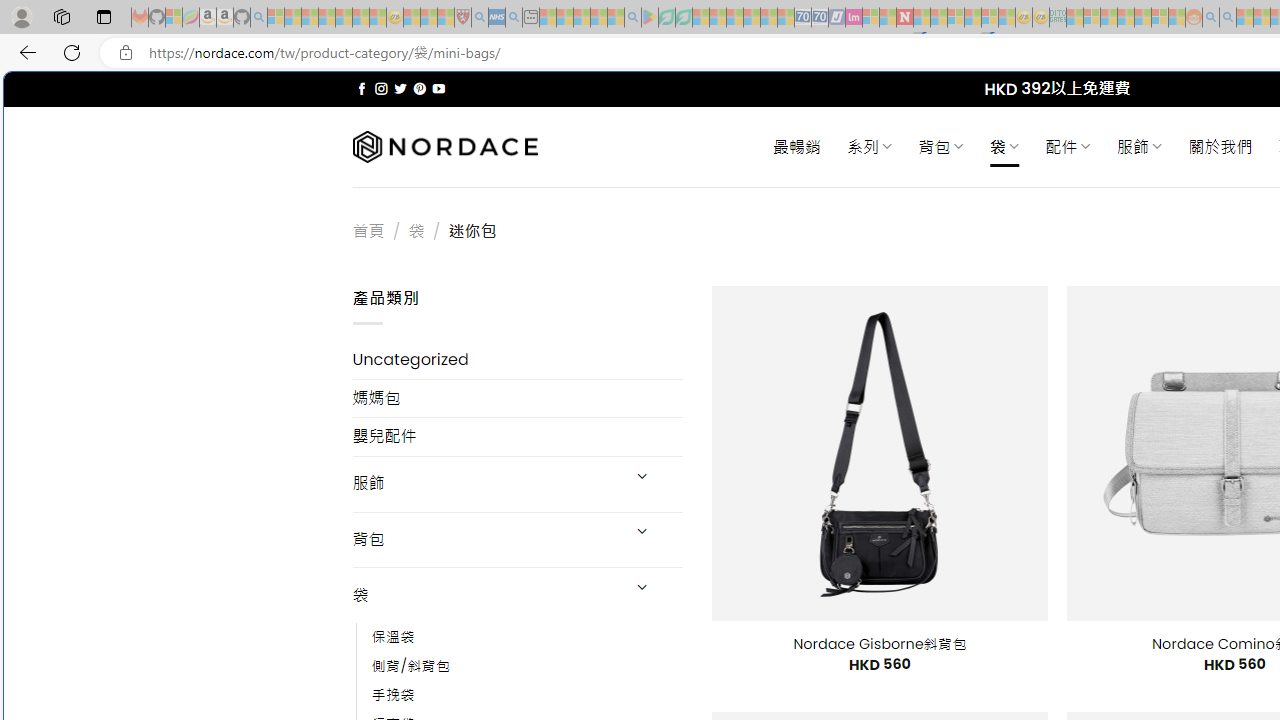 This screenshot has width=1280, height=720. What do you see at coordinates (362, 88) in the screenshot?
I see `'Follow on Facebook'` at bounding box center [362, 88].